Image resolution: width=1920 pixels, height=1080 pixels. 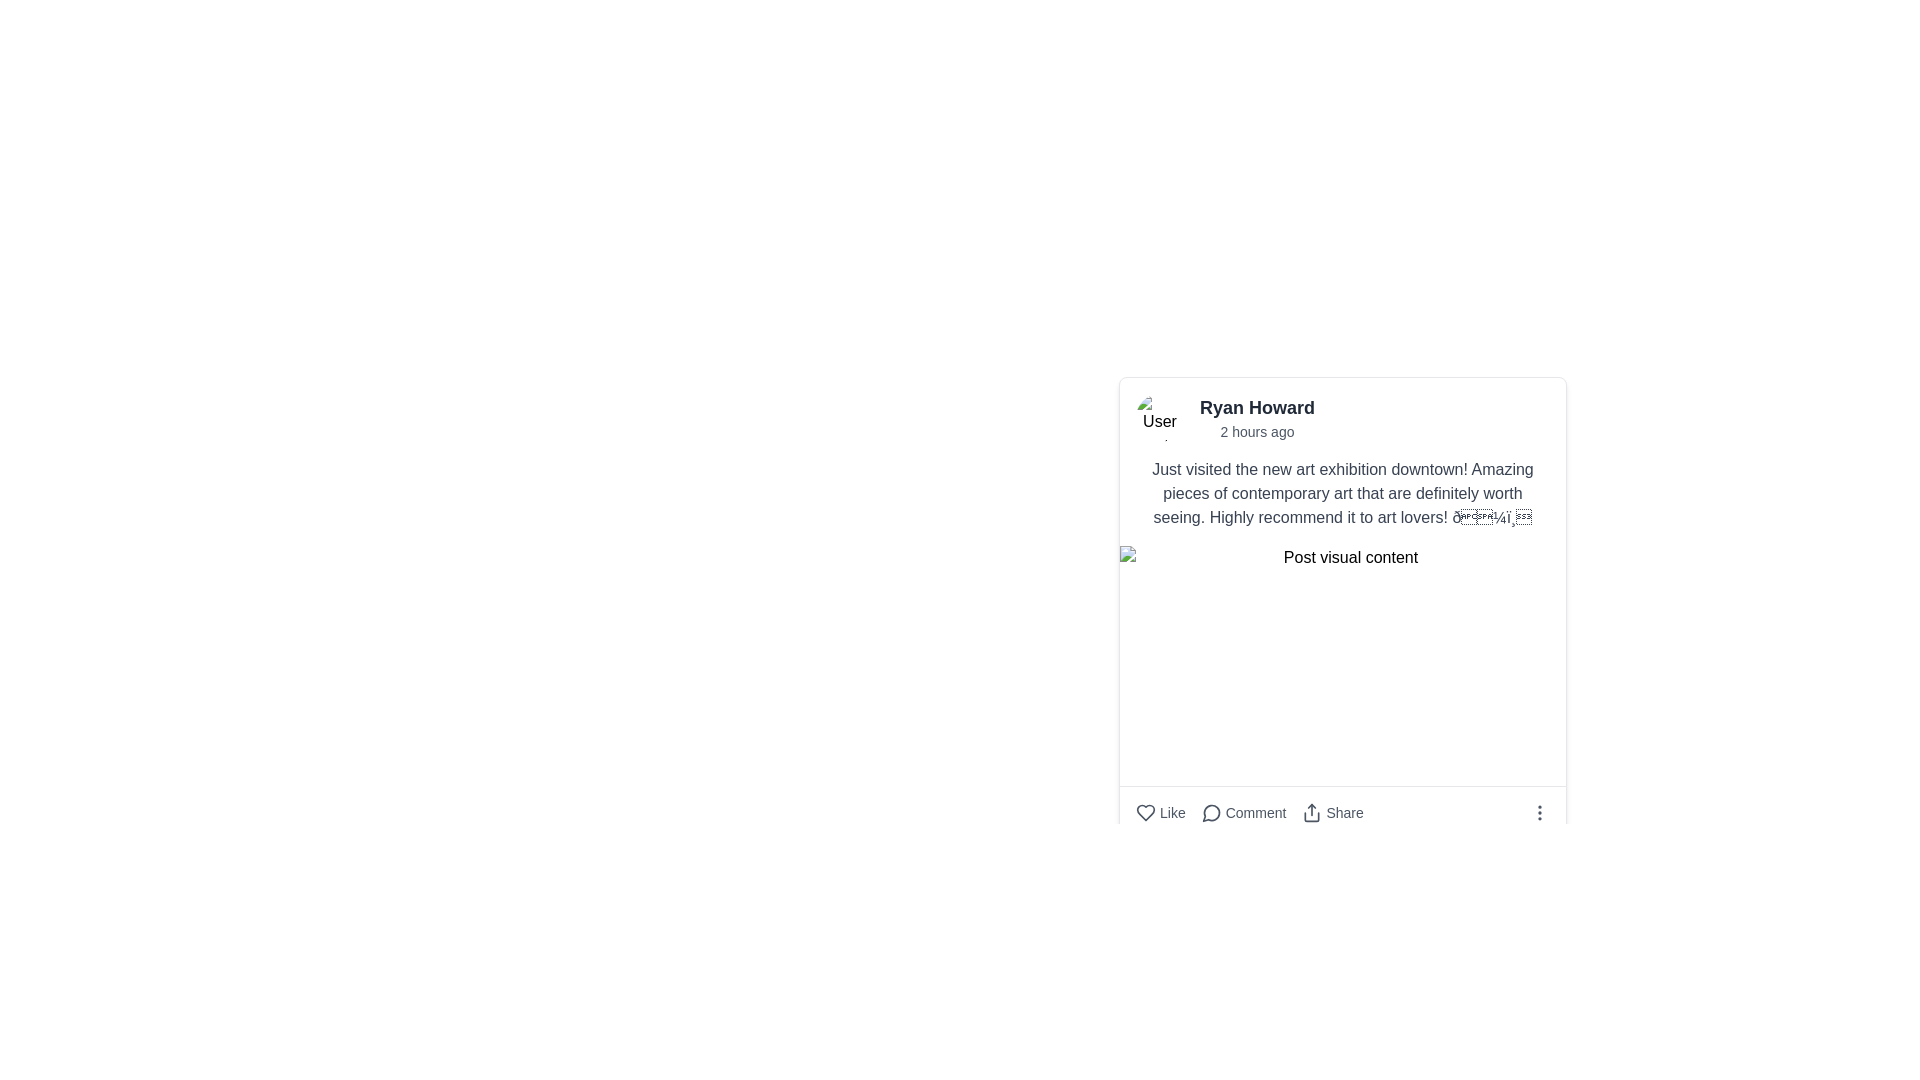 What do you see at coordinates (1312, 813) in the screenshot?
I see `the share icon, which features an upward-pointing arrow with a gray outline, located to the left of the 'Share' text in the bottom right corner of the post interface` at bounding box center [1312, 813].